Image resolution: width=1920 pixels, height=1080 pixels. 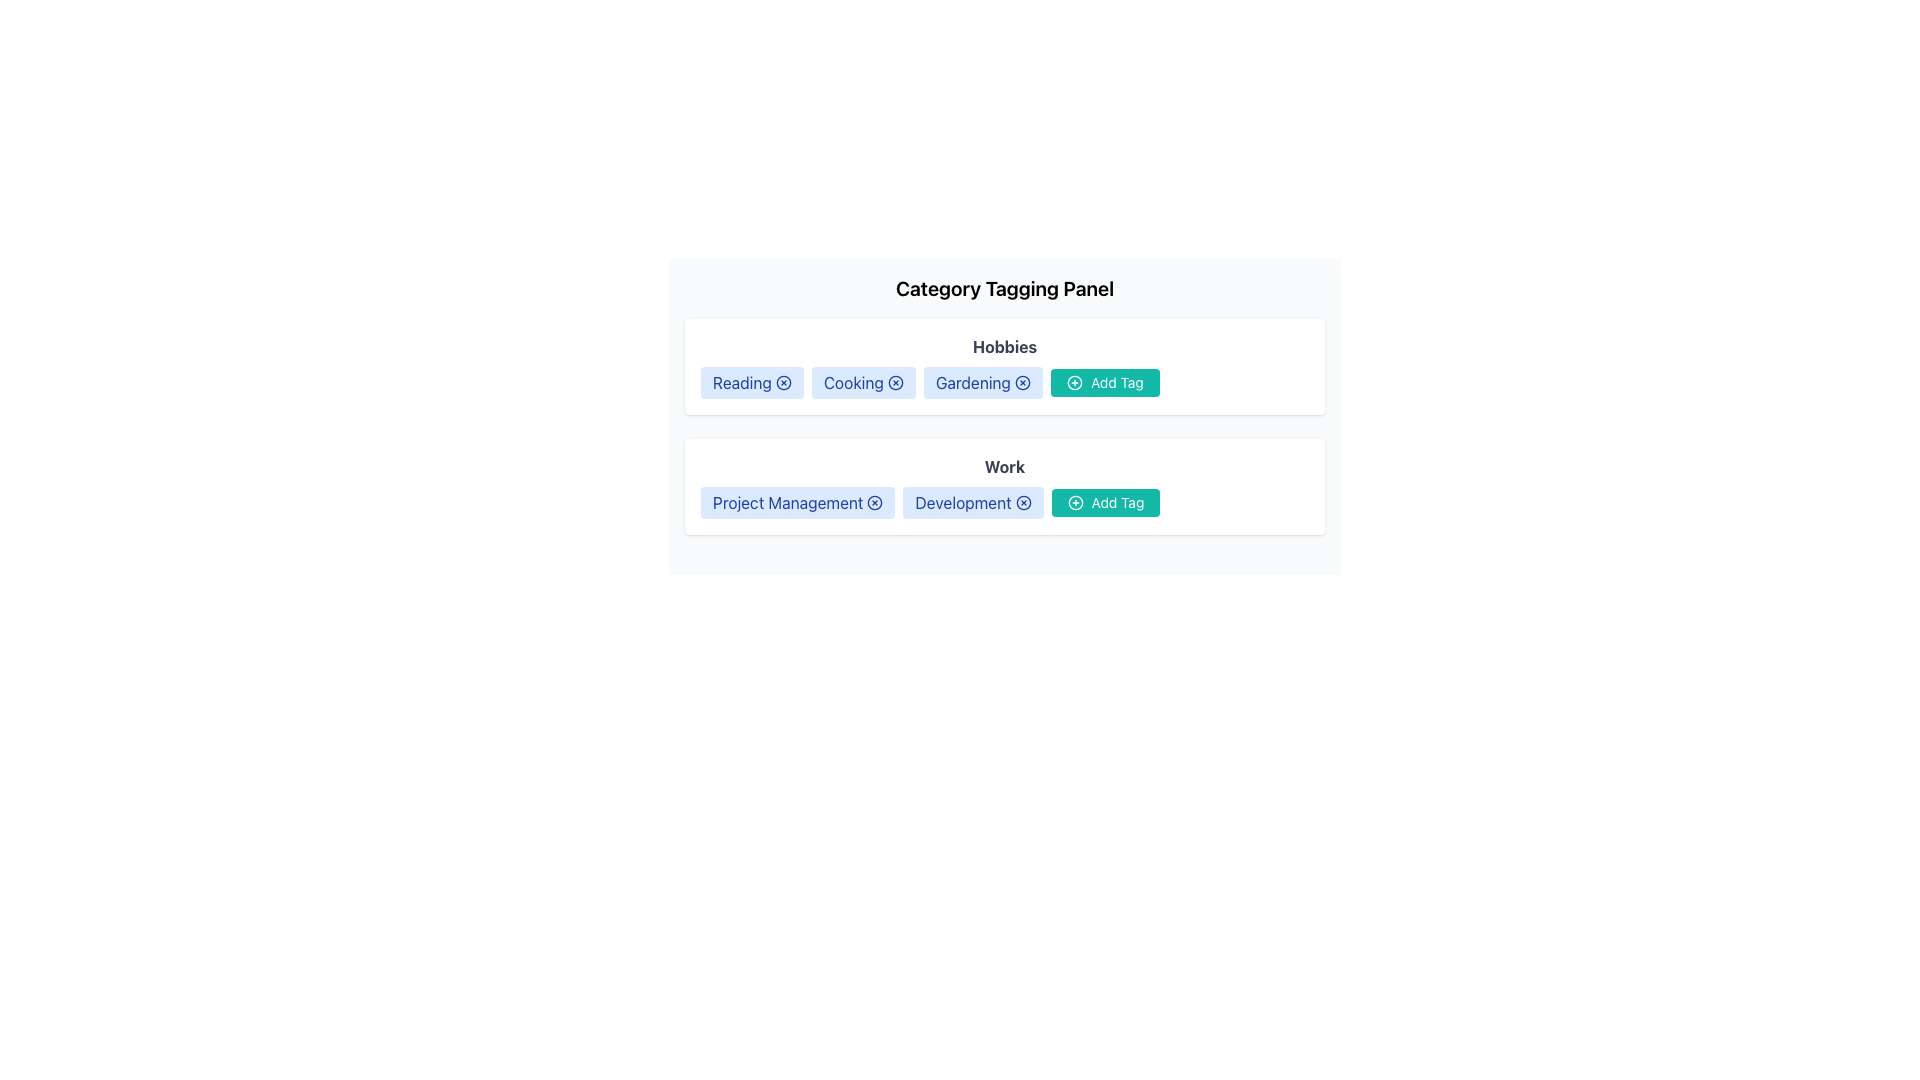 What do you see at coordinates (1004, 346) in the screenshot?
I see `the Text Label that serves as a header for the section listing associated tags, positioned centrally above the tags such as 'Reading' and 'Cooking'` at bounding box center [1004, 346].